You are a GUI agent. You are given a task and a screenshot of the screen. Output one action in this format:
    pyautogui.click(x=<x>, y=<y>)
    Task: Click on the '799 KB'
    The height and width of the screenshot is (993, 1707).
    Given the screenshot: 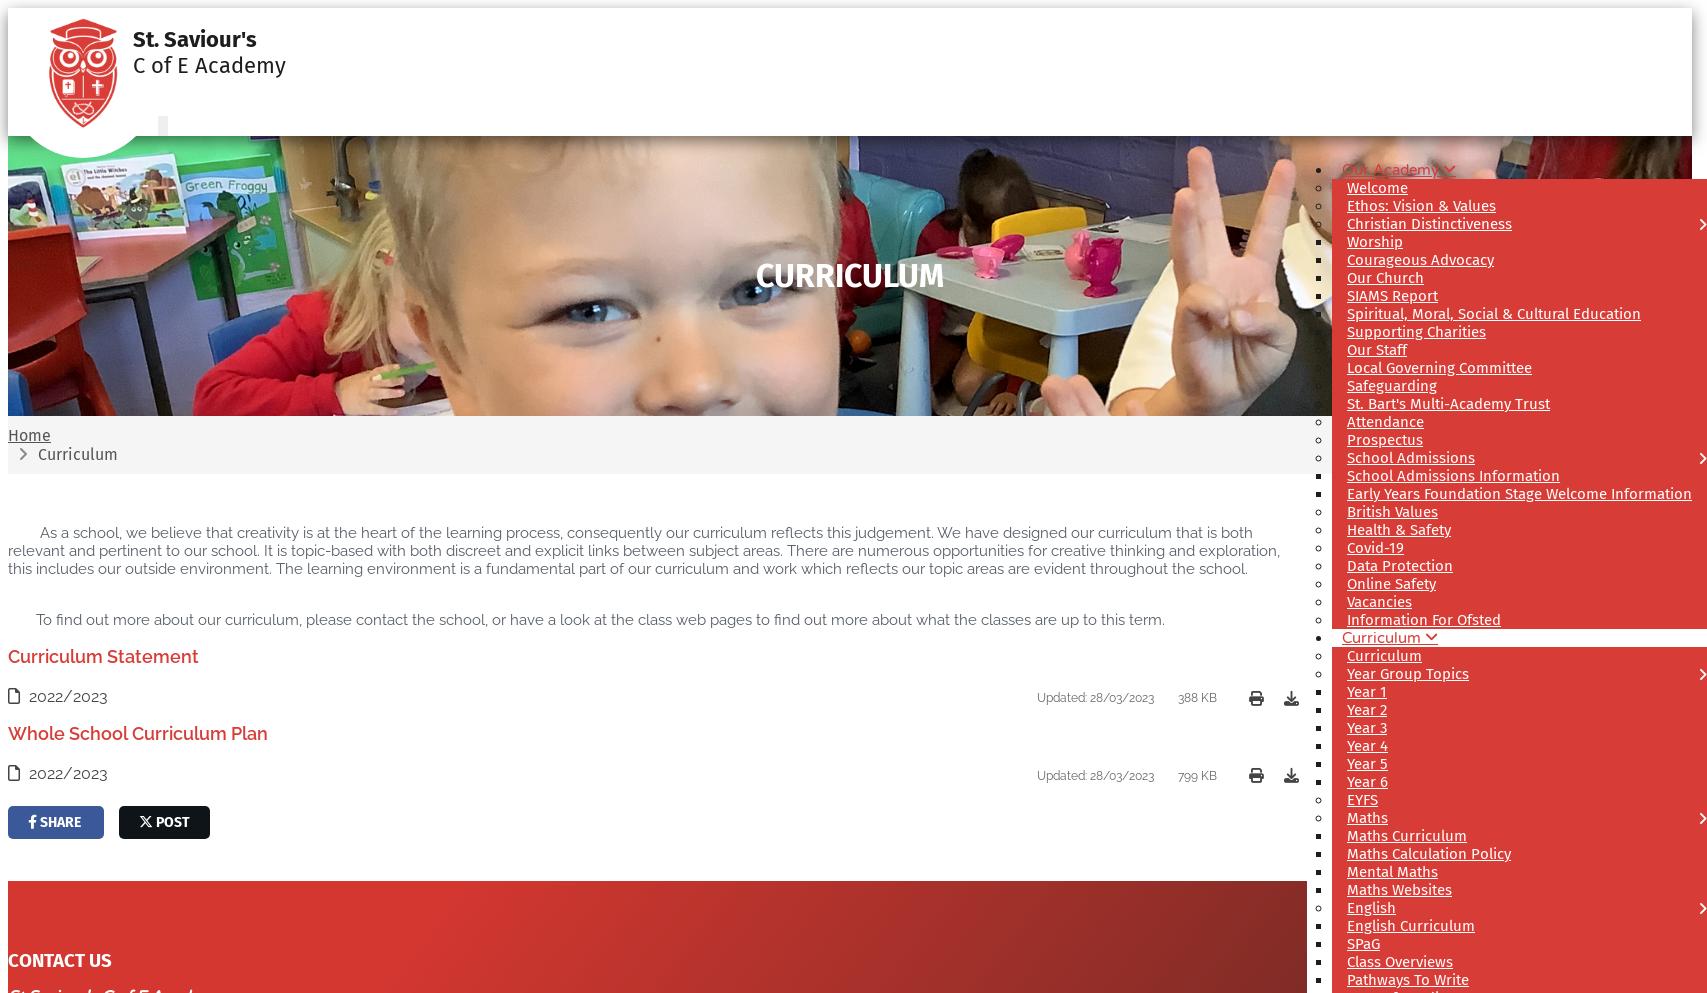 What is the action you would take?
    pyautogui.click(x=1177, y=774)
    